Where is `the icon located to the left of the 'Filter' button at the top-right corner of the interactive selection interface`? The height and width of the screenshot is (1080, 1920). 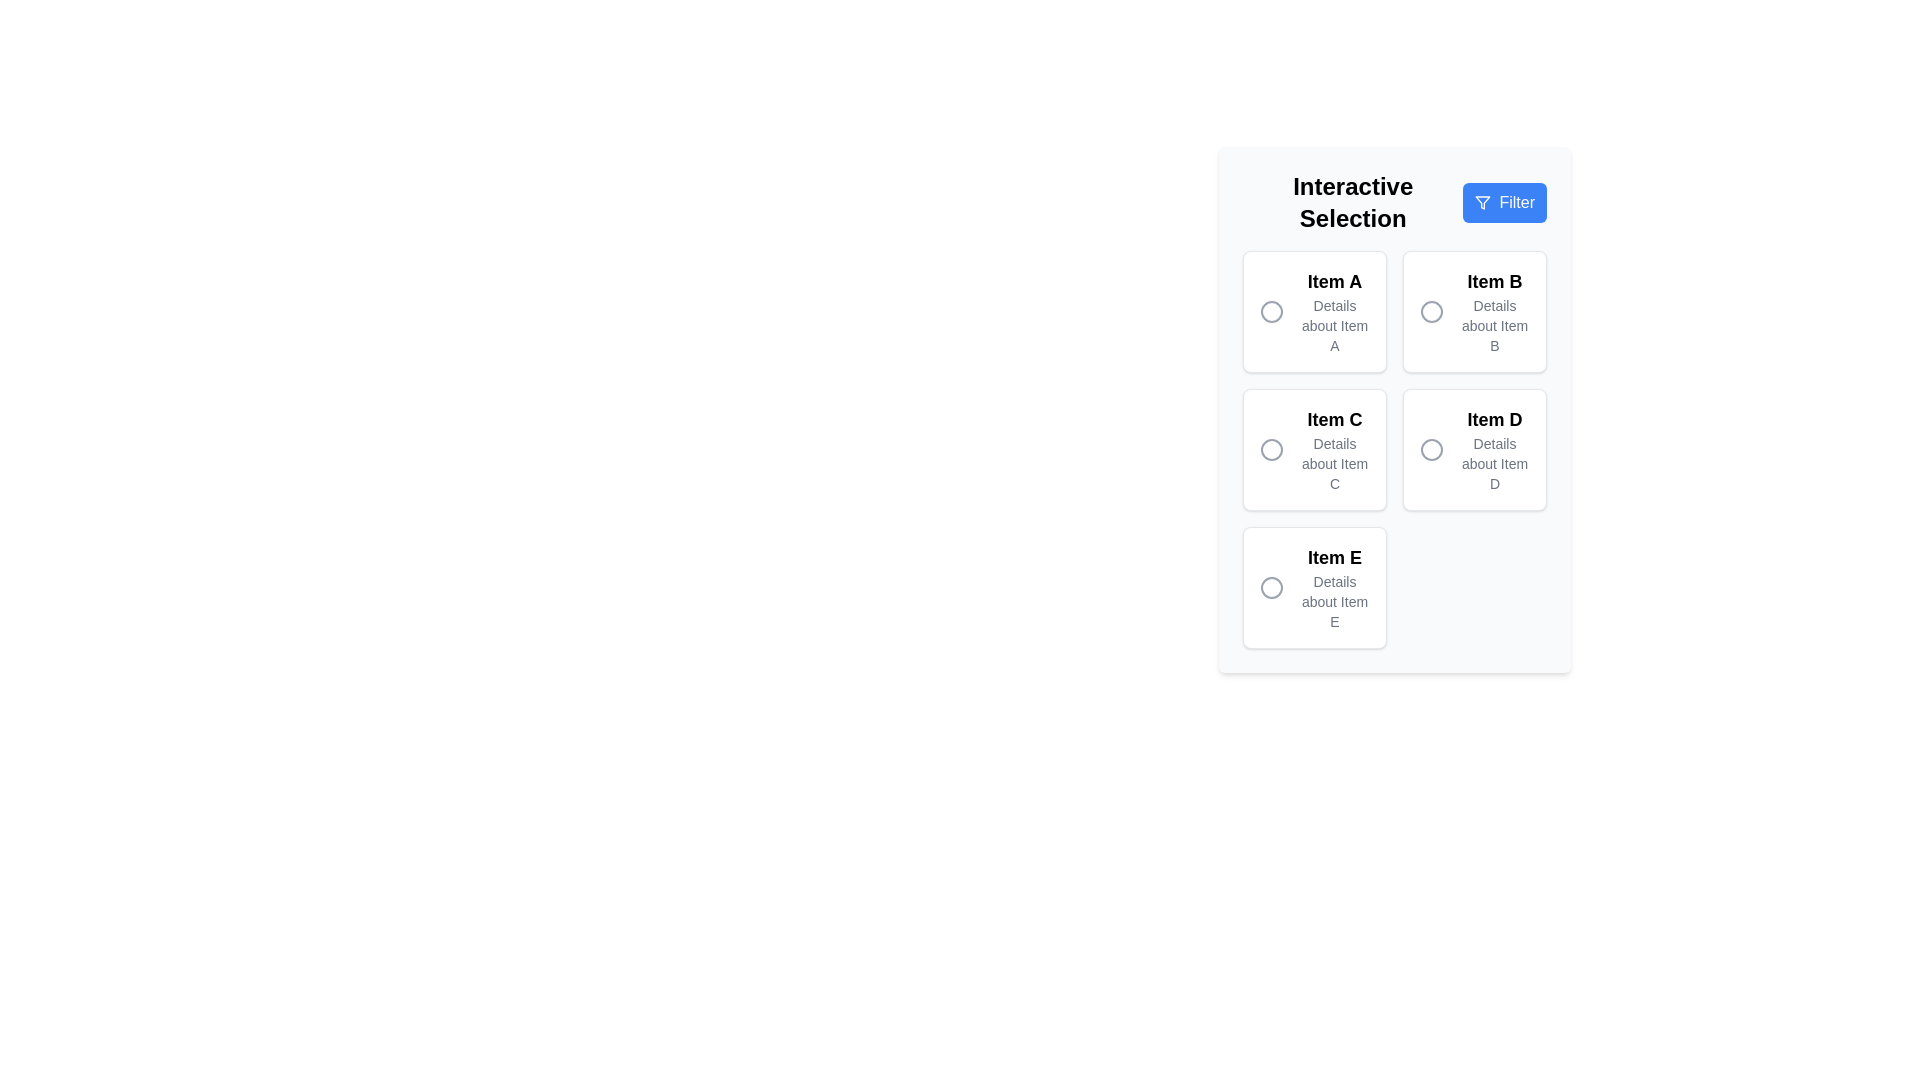 the icon located to the left of the 'Filter' button at the top-right corner of the interactive selection interface is located at coordinates (1483, 203).